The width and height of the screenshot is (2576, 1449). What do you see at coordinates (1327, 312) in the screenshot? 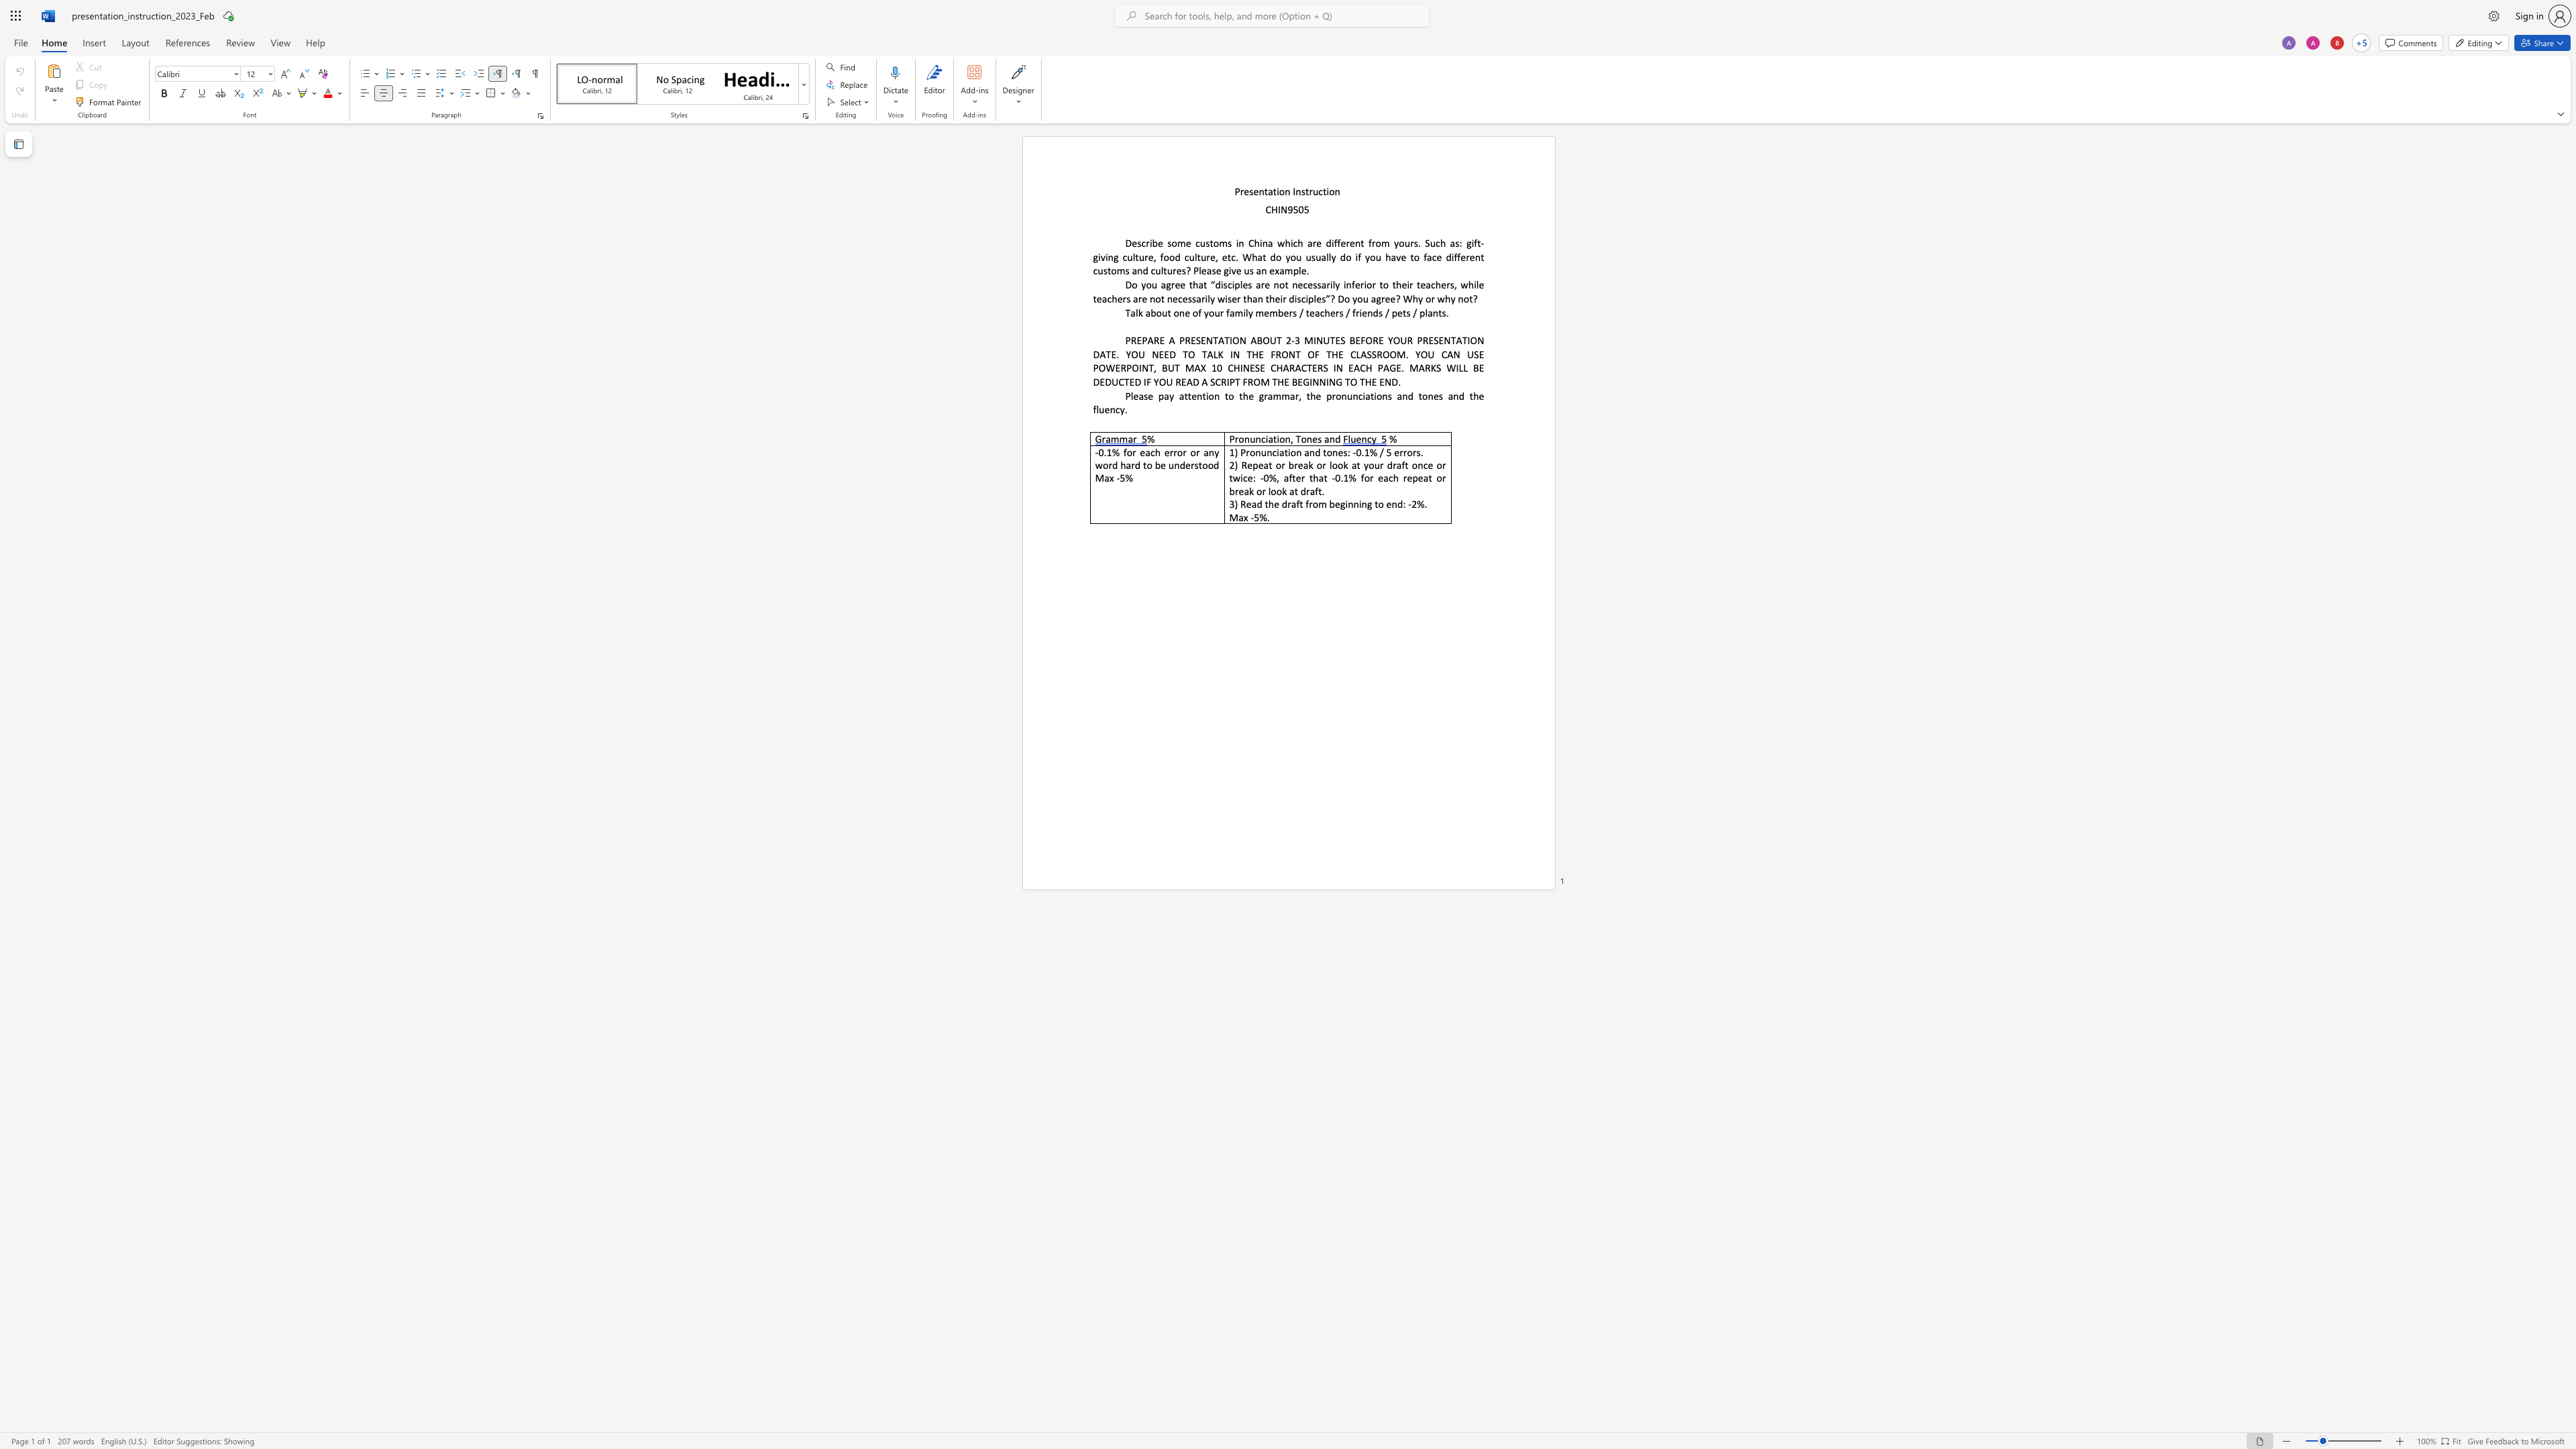
I see `the 1th character "h" in the text` at bounding box center [1327, 312].